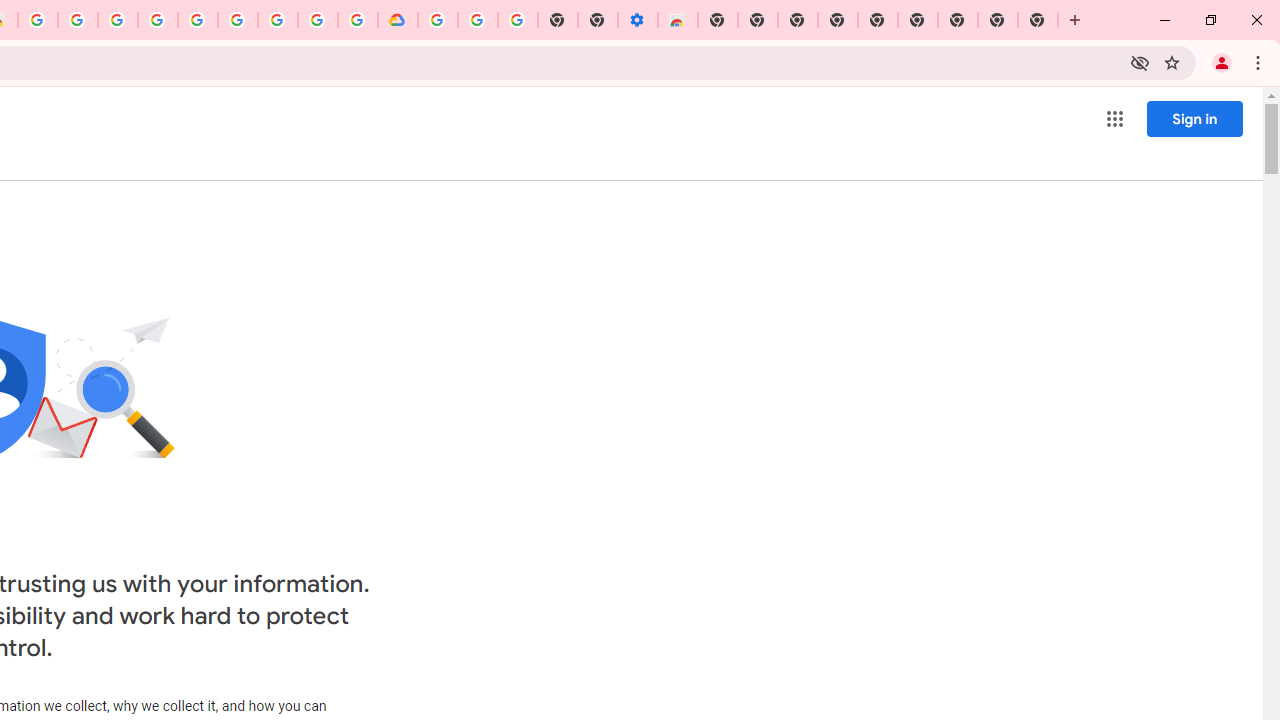 This screenshot has width=1280, height=720. I want to click on 'New Tab', so click(1038, 20).